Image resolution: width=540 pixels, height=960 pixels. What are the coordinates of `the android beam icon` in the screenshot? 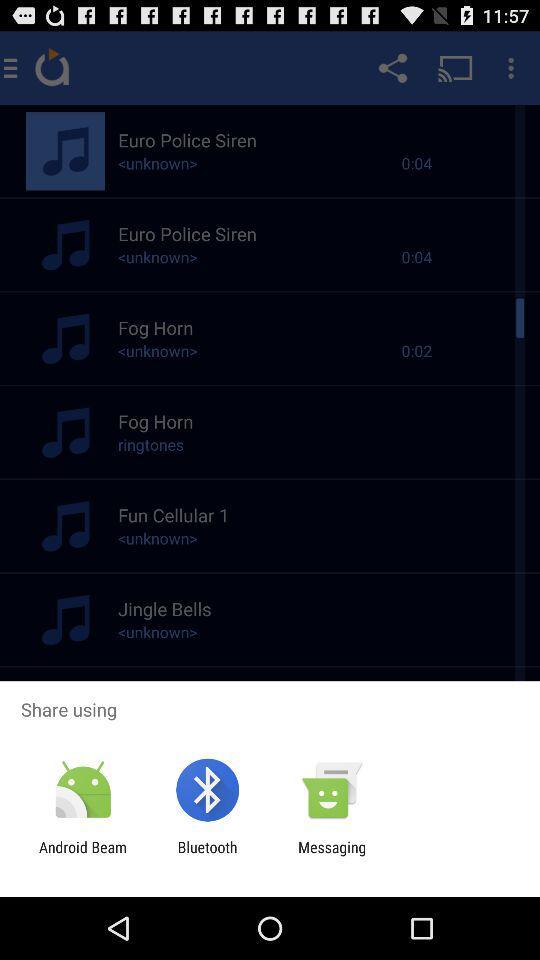 It's located at (82, 855).